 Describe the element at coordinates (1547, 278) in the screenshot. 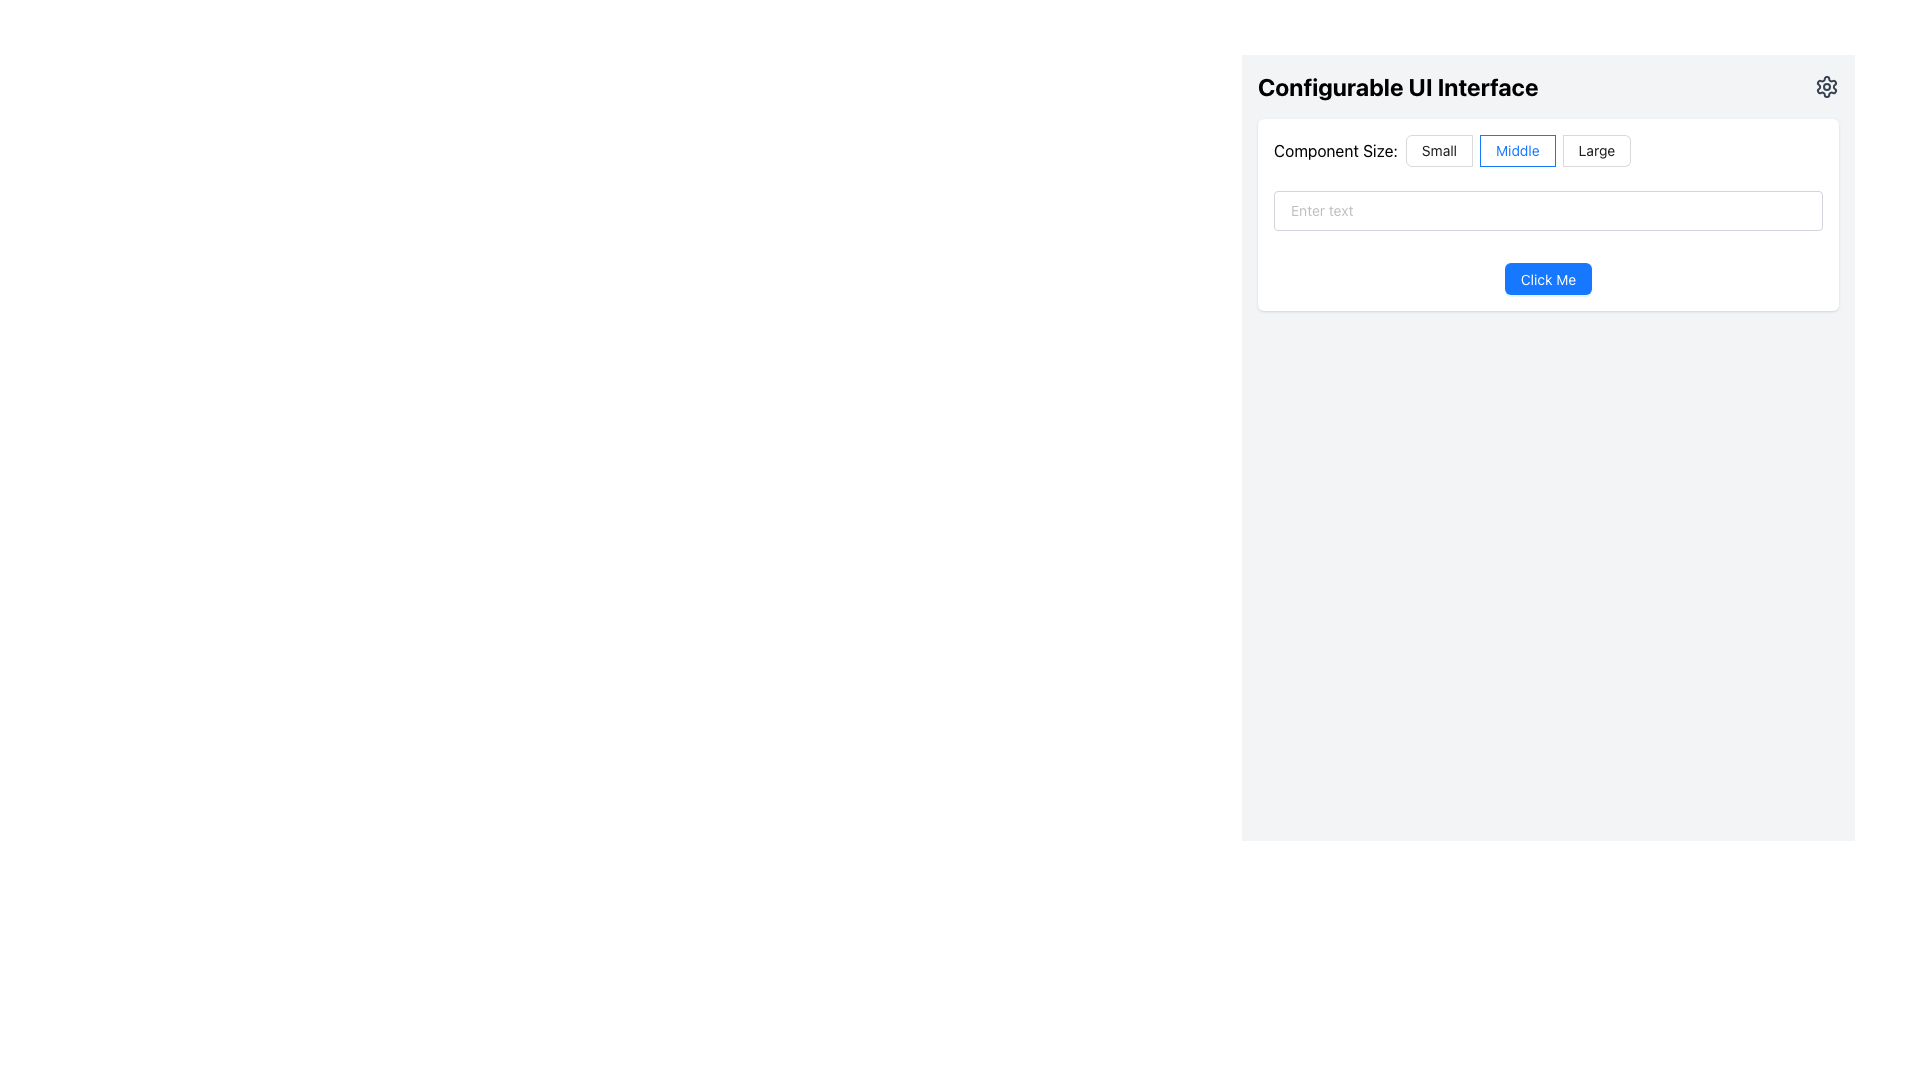

I see `the button that contains the text 'Click Me', which is styled with bold, white font on a vibrant blue background, located at the bottom center of the configuration section` at that location.